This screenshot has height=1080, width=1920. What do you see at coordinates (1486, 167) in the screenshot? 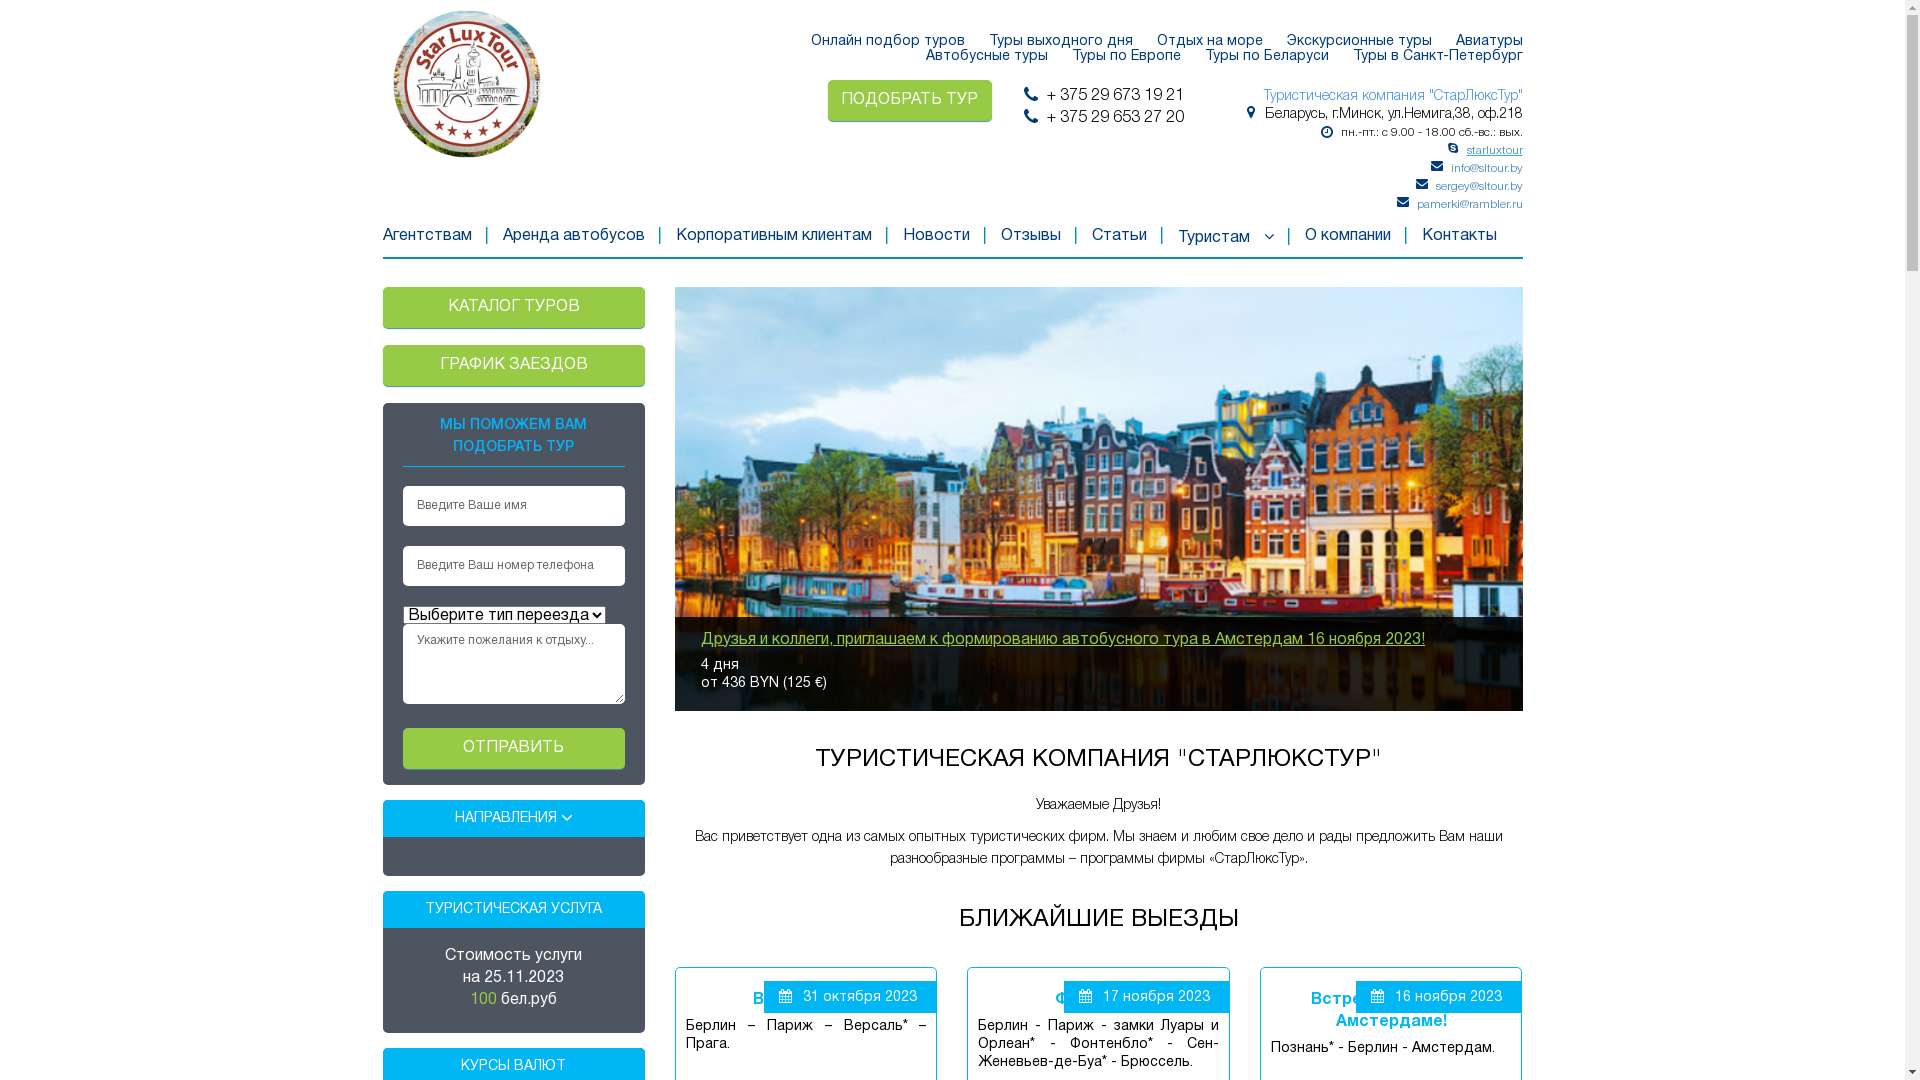
I see `'info@sltour.by'` at bounding box center [1486, 167].